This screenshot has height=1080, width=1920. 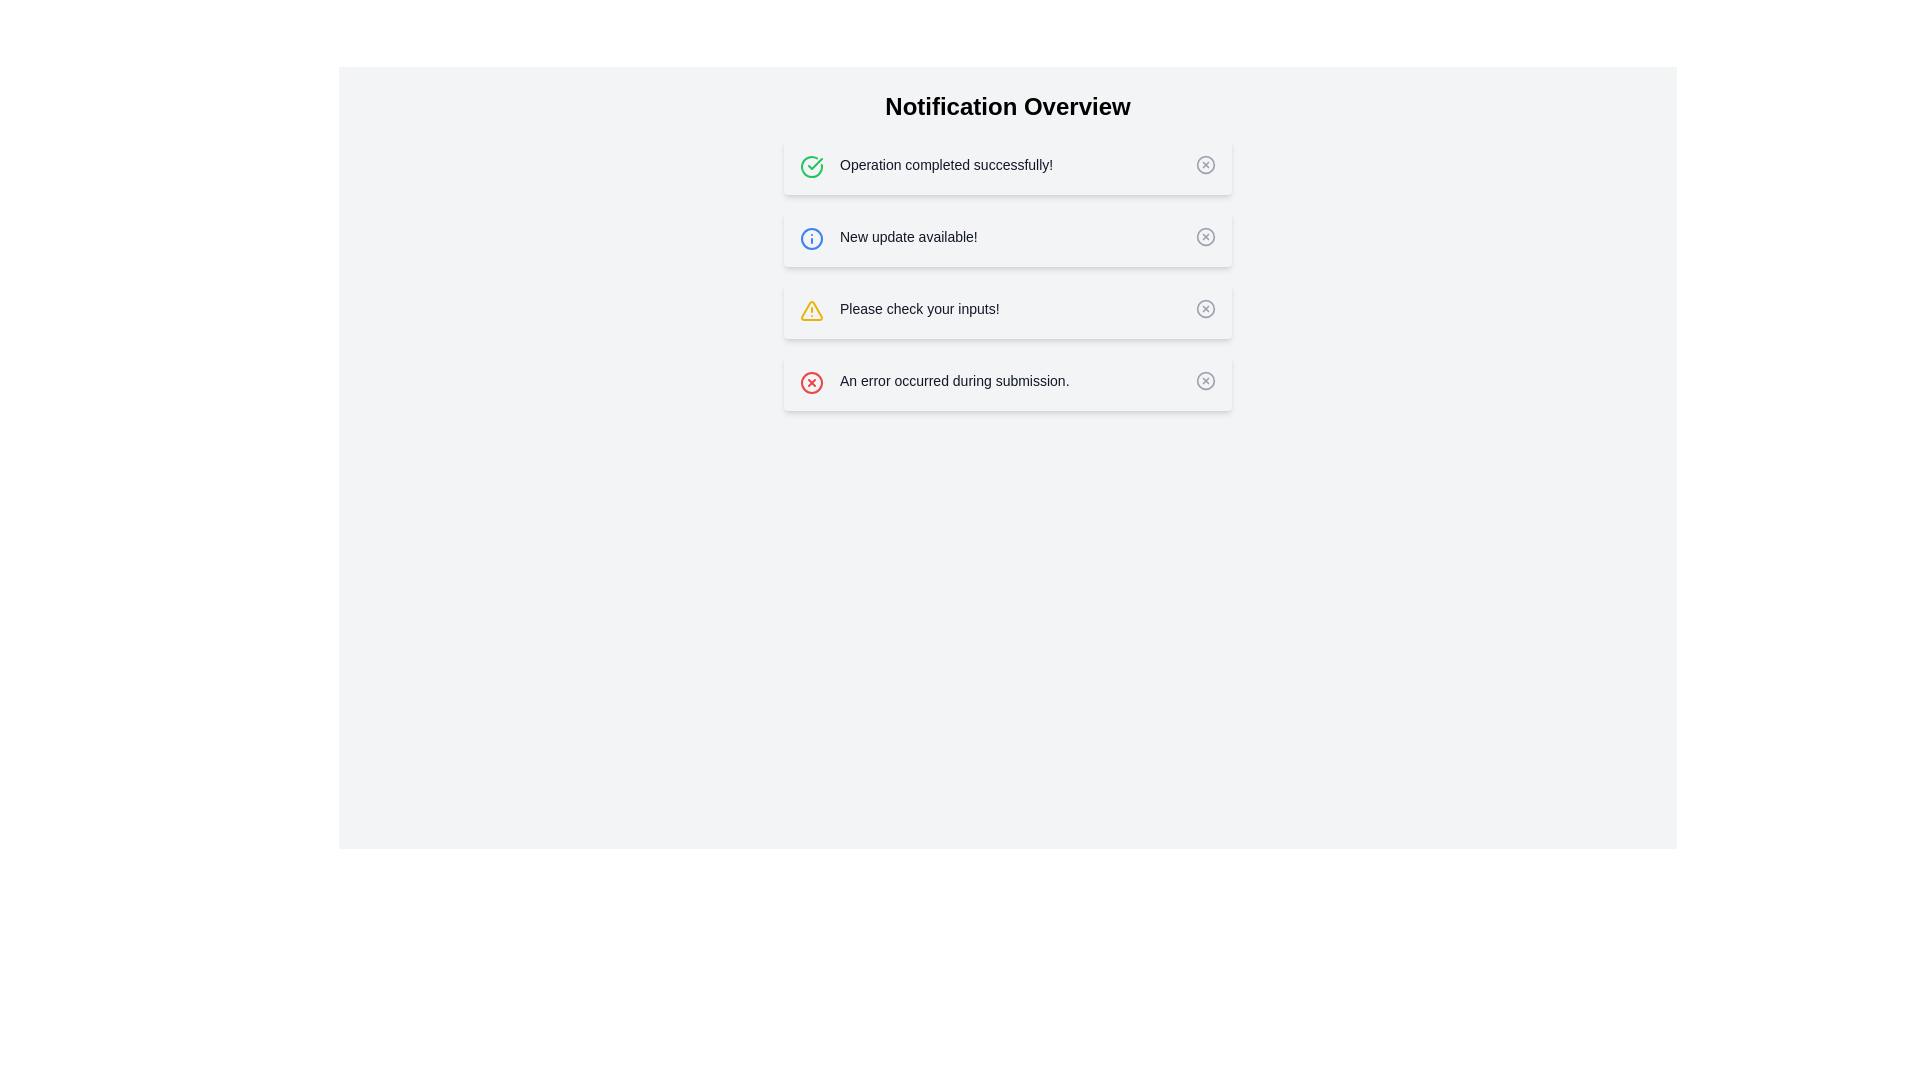 I want to click on warning icon located on the left side of the notification card with the message 'Please check your inputs!', which is the third card in a vertically stacked list of notifications, so click(x=811, y=311).